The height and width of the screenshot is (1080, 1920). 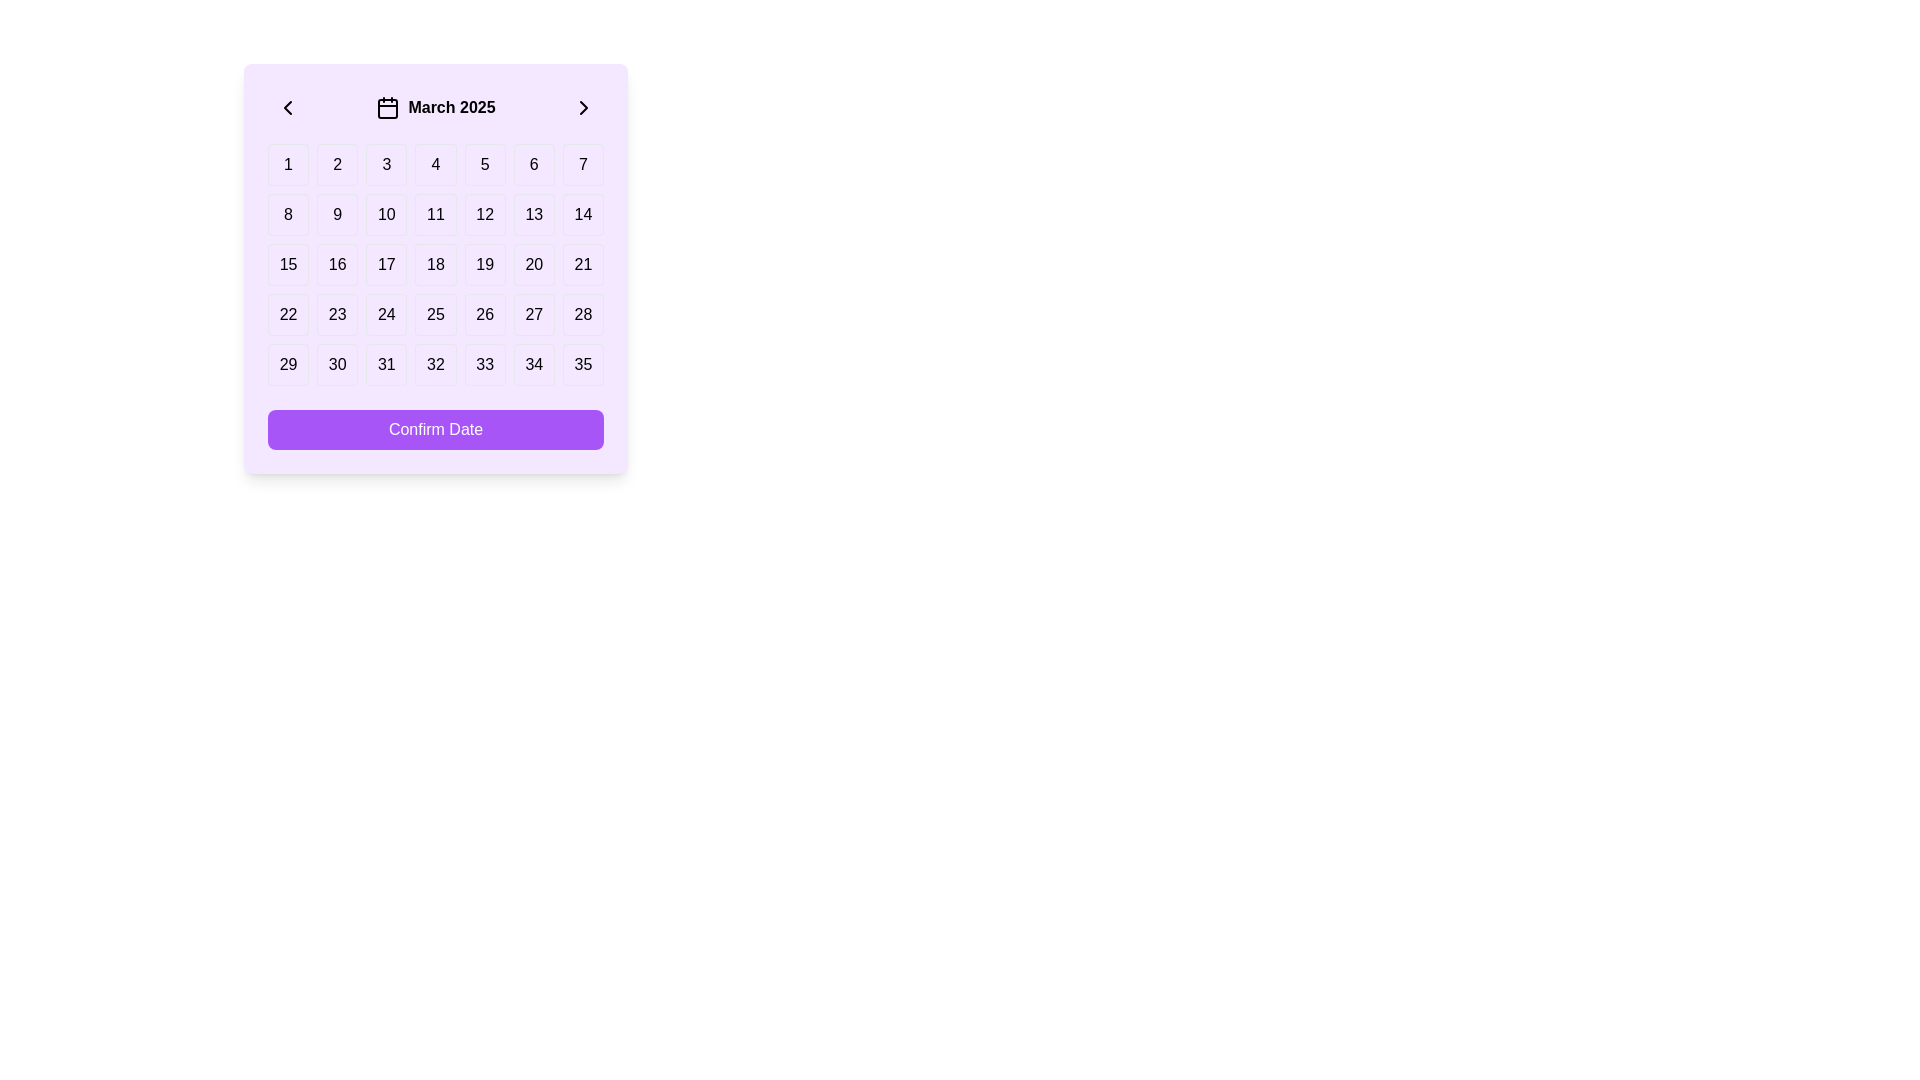 What do you see at coordinates (534, 164) in the screenshot?
I see `the button displaying the number '6' located in the first row and sixth column of the grid` at bounding box center [534, 164].